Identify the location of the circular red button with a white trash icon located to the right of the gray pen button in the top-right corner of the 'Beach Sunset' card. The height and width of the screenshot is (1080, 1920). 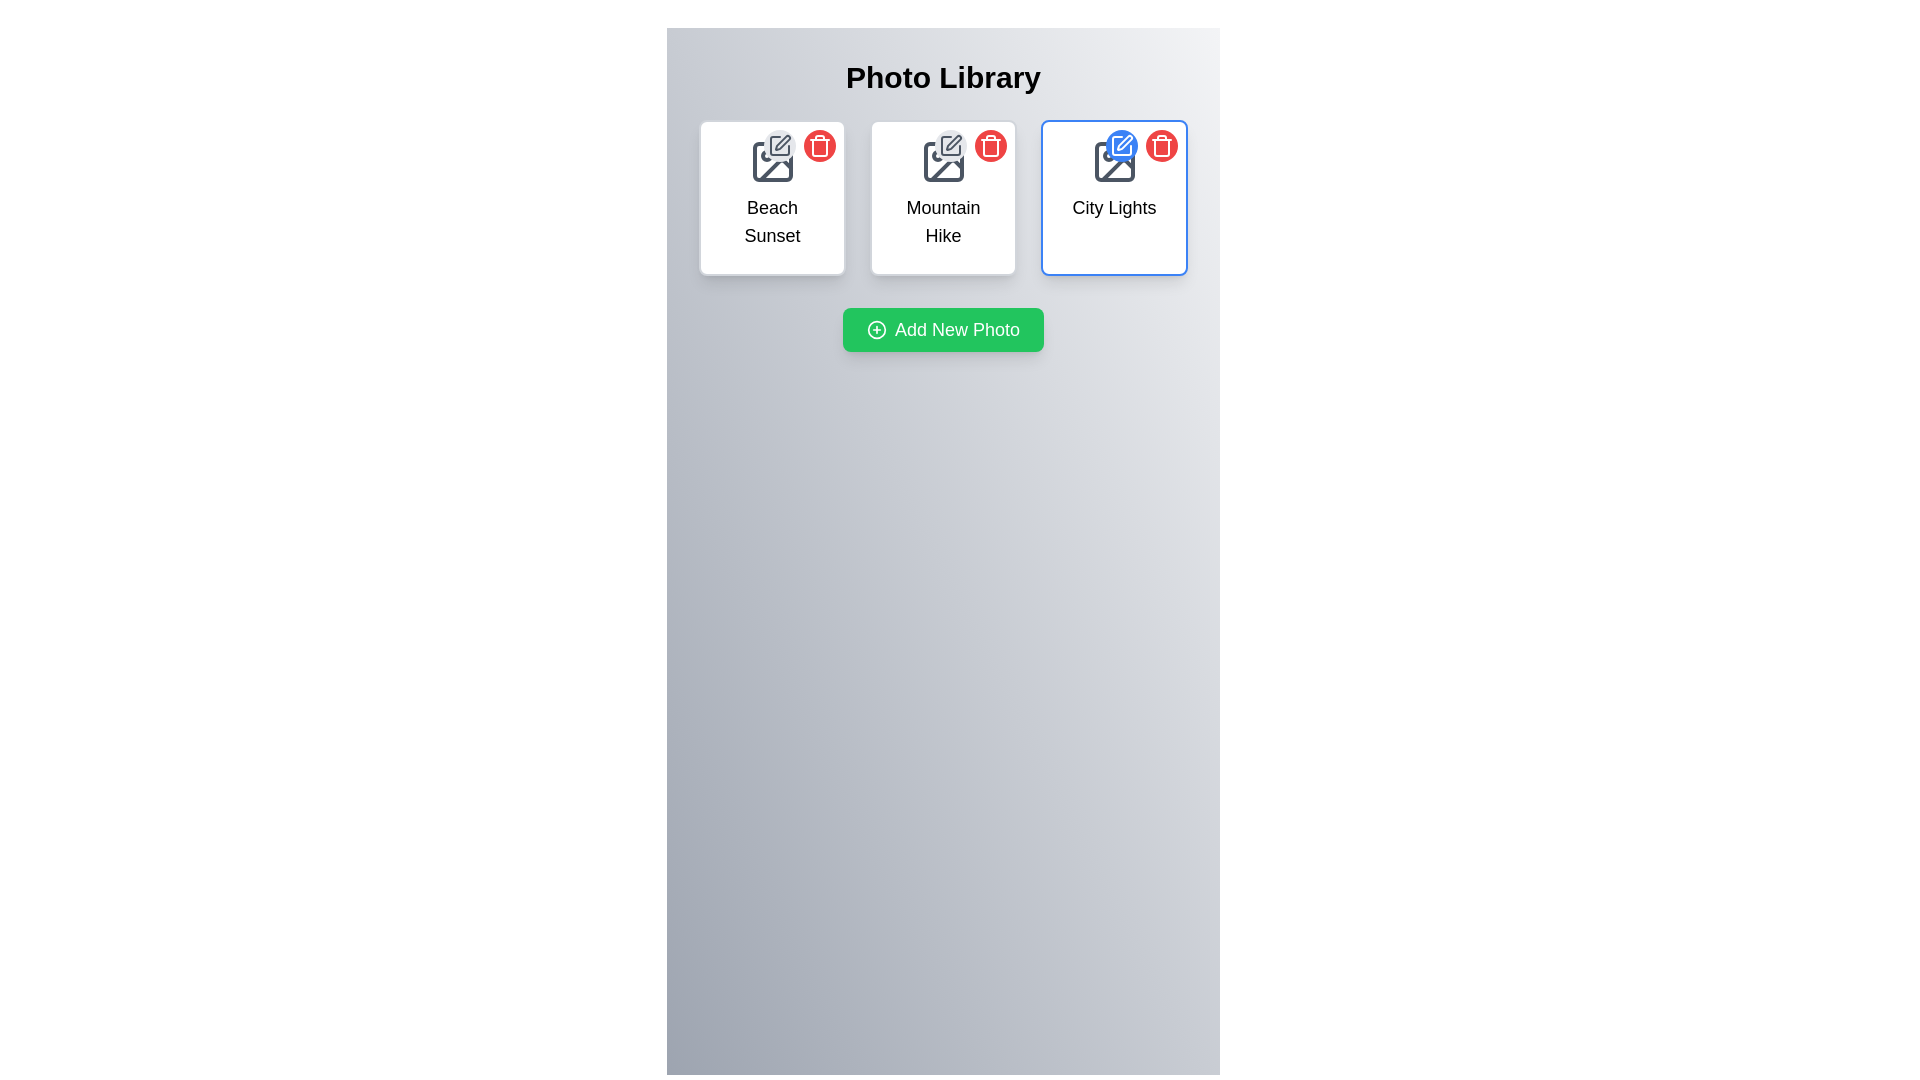
(820, 145).